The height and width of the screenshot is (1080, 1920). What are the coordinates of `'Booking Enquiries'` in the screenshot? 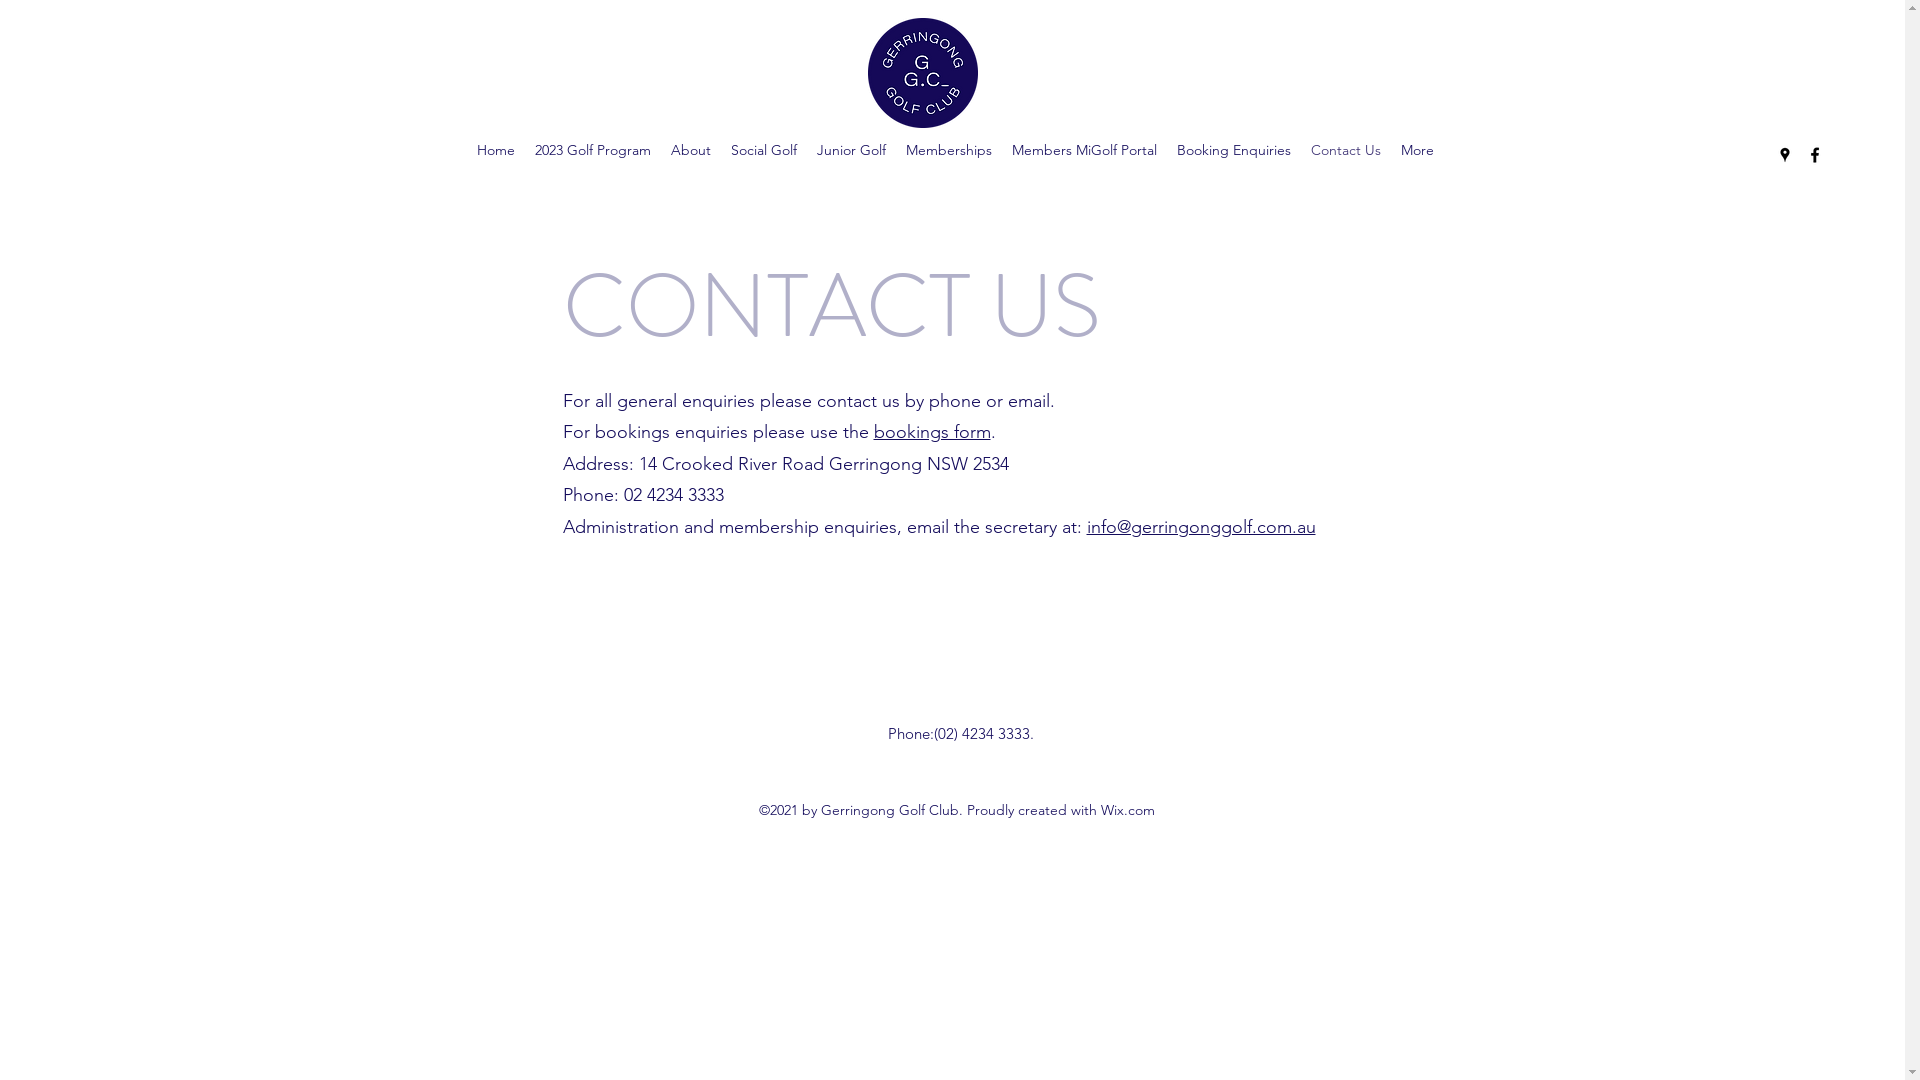 It's located at (1232, 149).